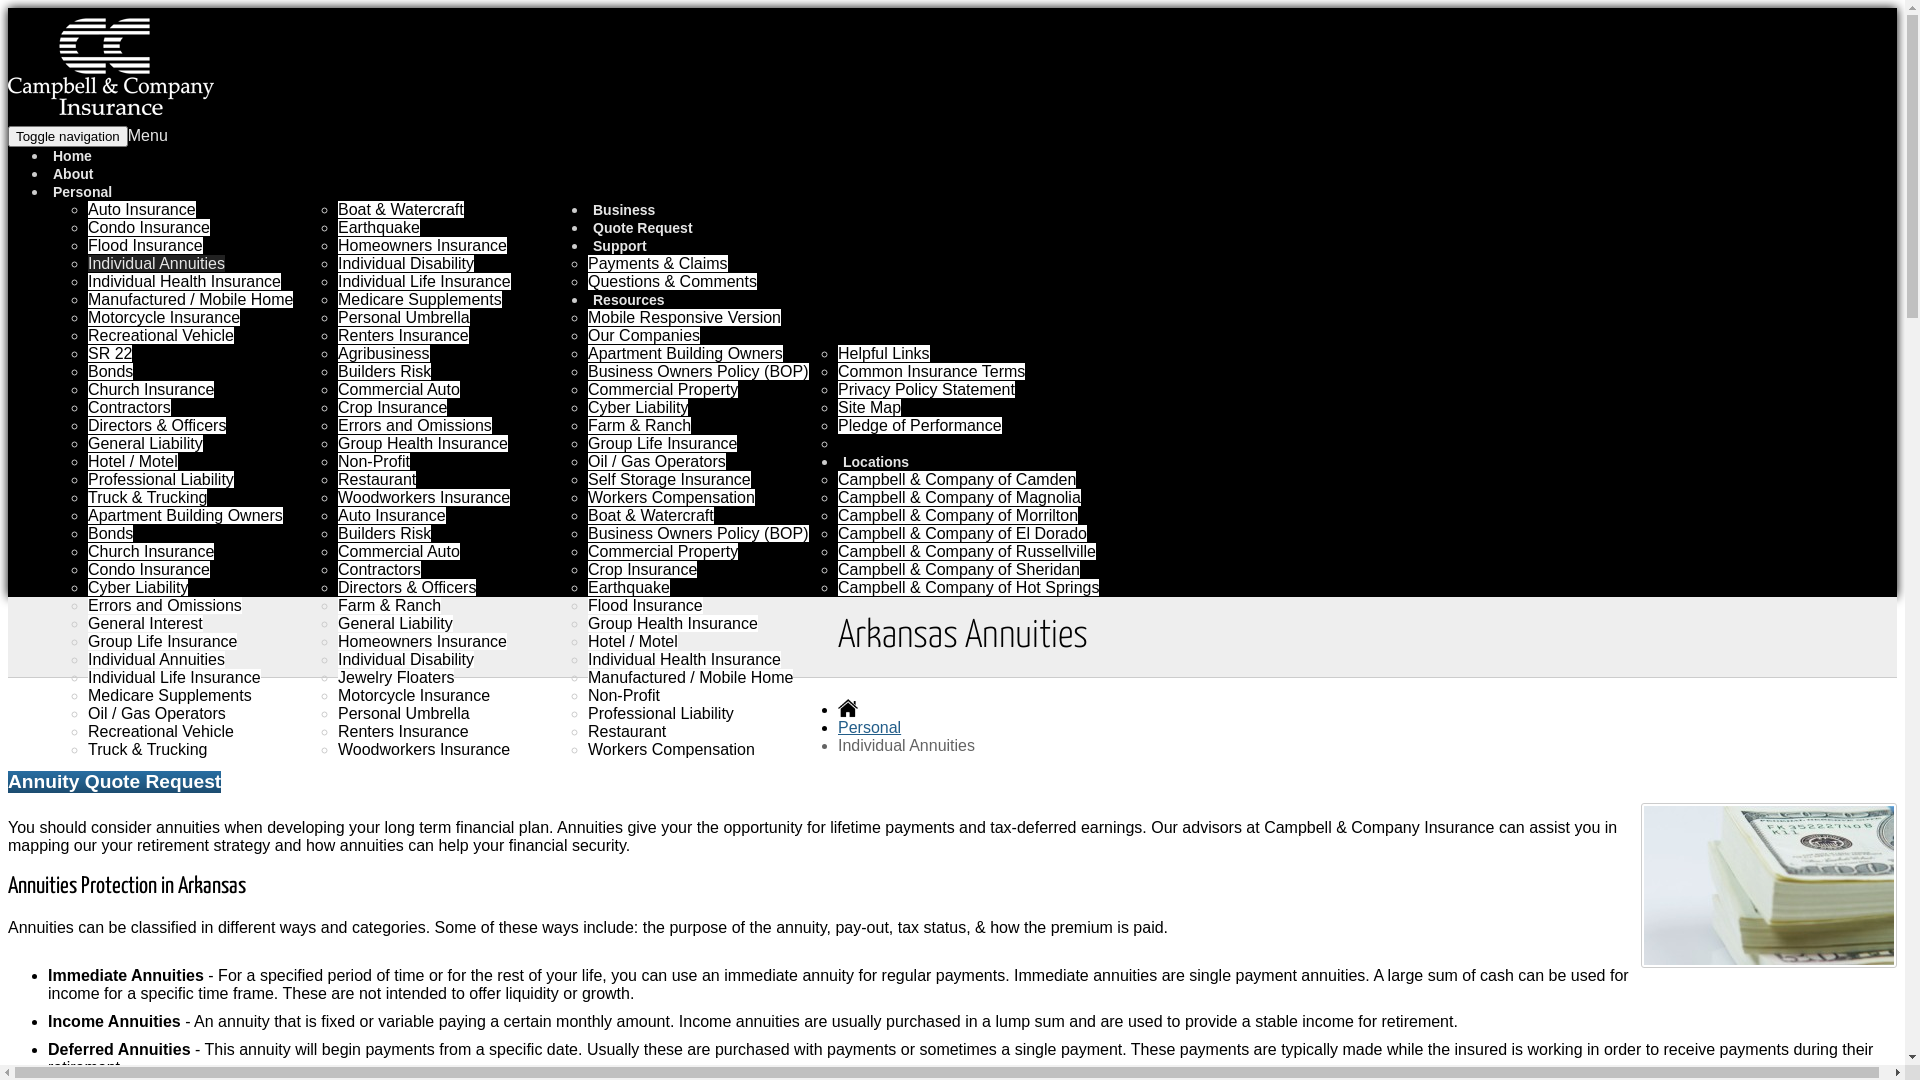 Image resolution: width=1920 pixels, height=1080 pixels. What do you see at coordinates (8, 781) in the screenshot?
I see `'Annuity Quote Request'` at bounding box center [8, 781].